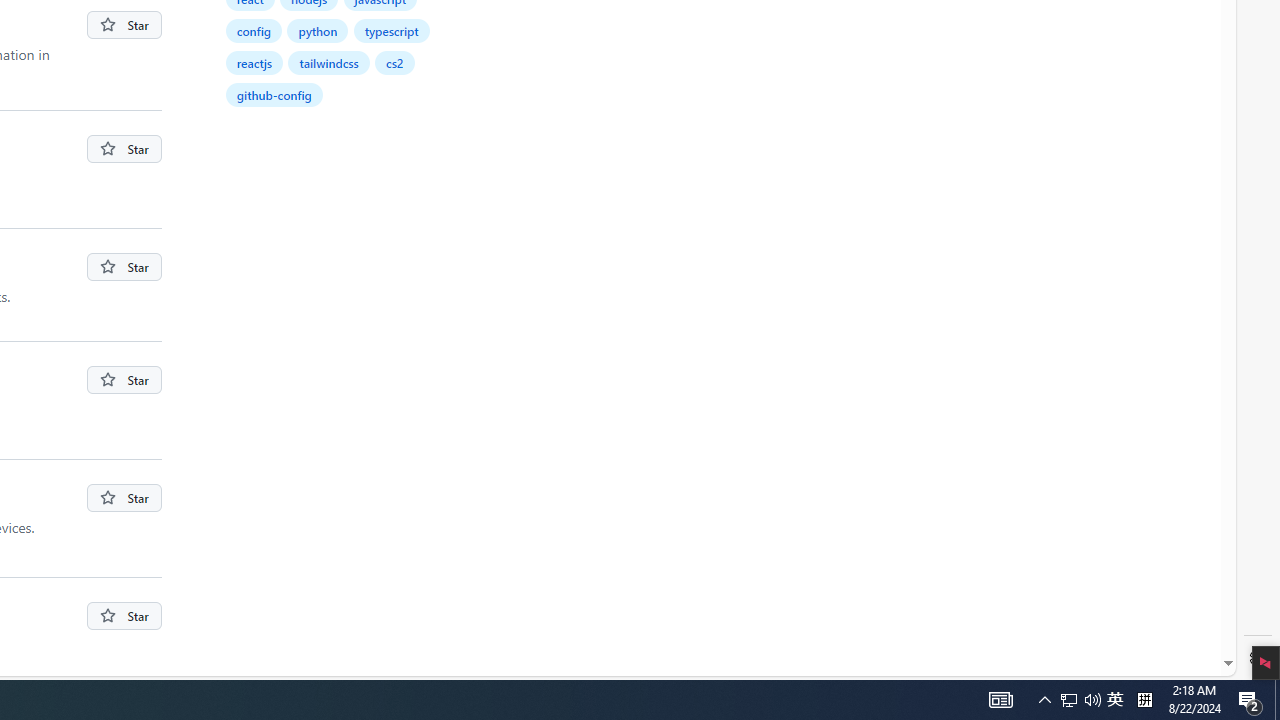  I want to click on 'typescript', so click(391, 30).